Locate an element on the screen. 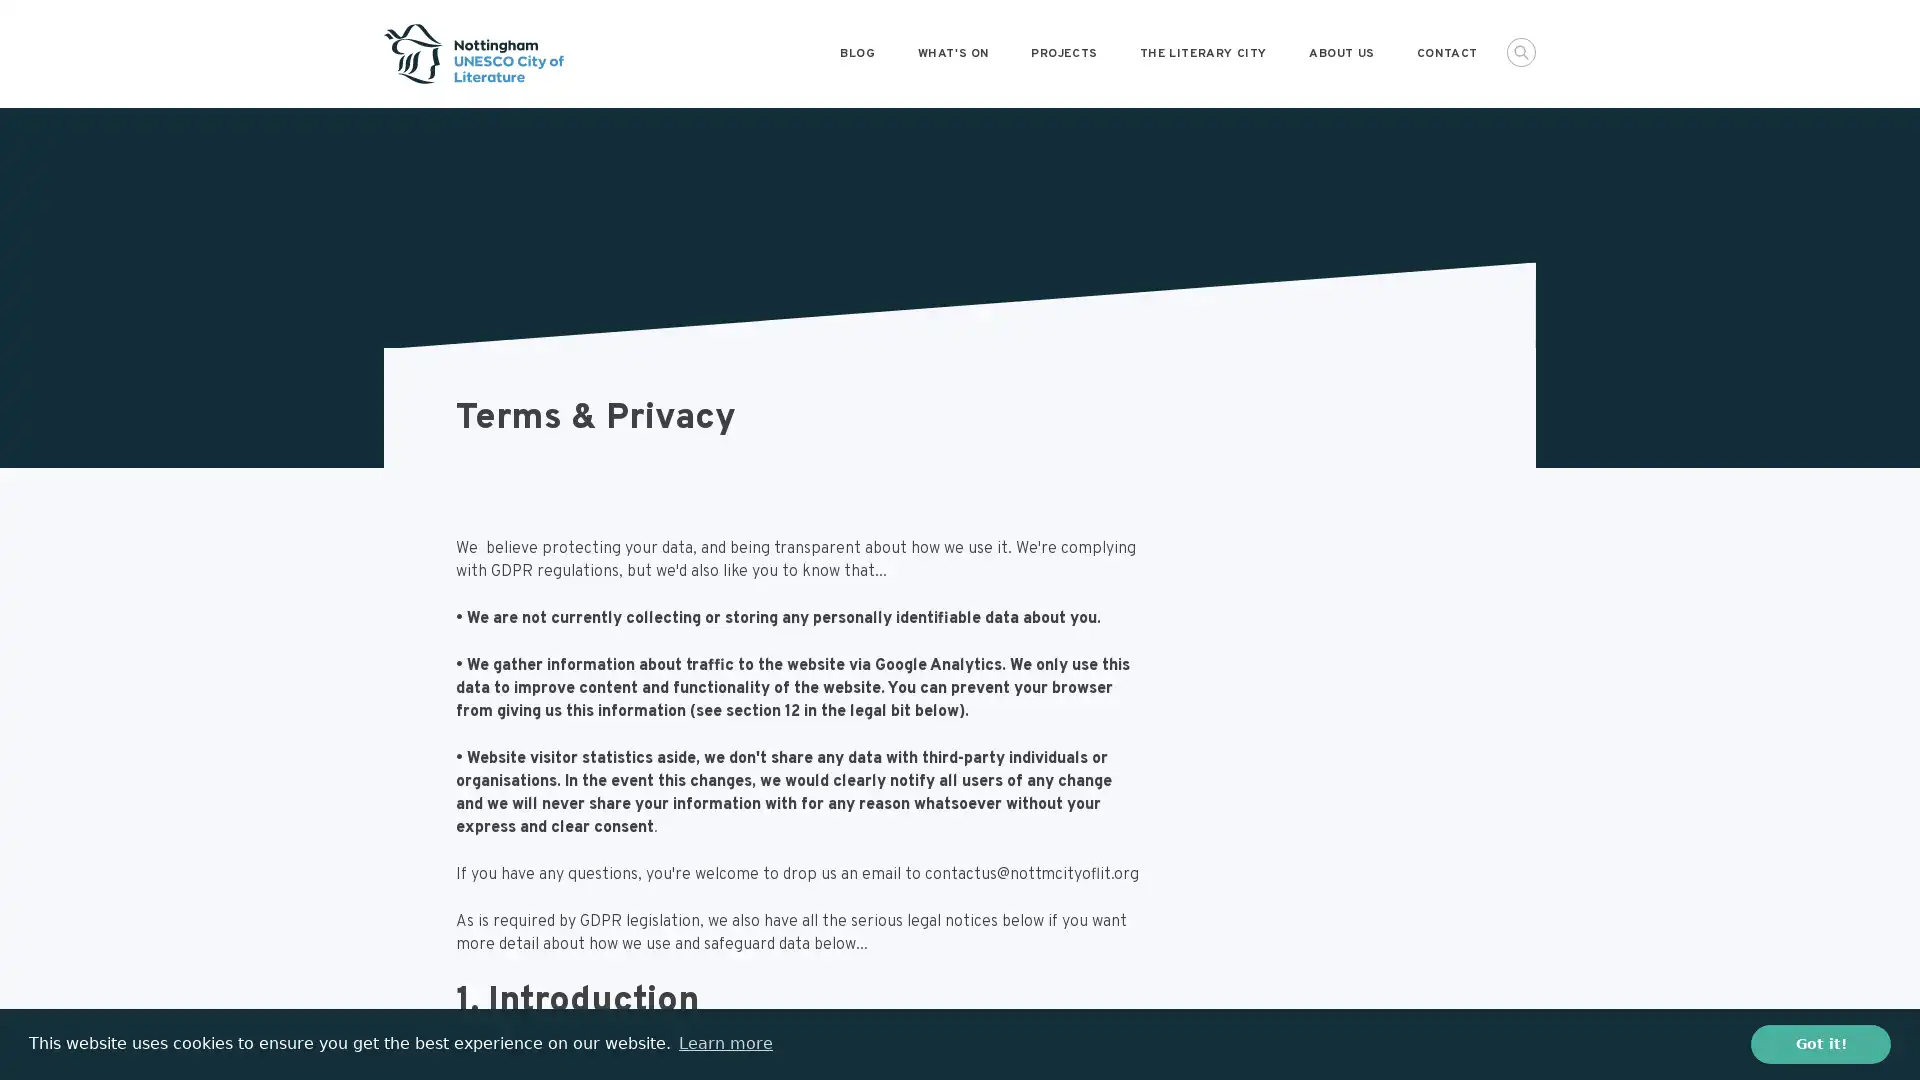 Image resolution: width=1920 pixels, height=1080 pixels. learn more about cookies is located at coordinates (724, 1043).